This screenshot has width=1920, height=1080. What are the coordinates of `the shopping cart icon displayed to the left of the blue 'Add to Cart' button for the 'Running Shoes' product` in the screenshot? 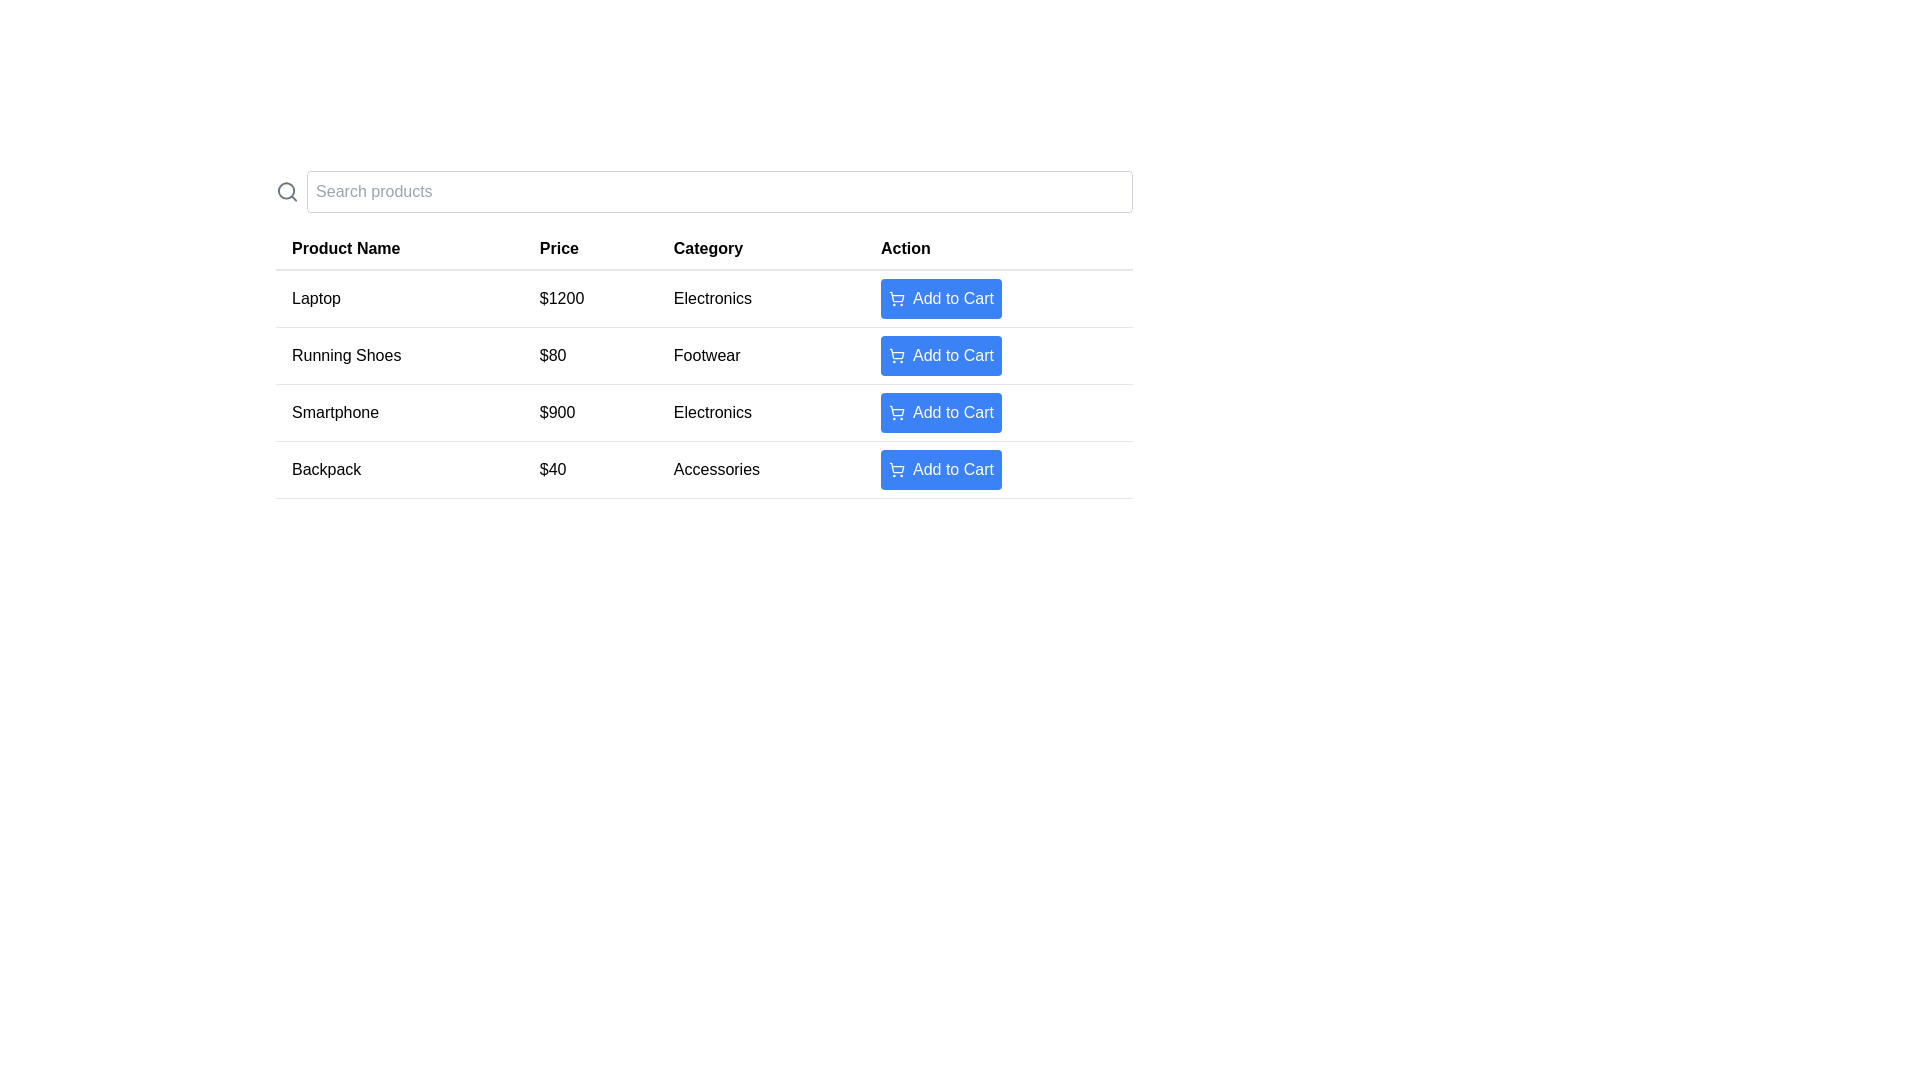 It's located at (896, 353).